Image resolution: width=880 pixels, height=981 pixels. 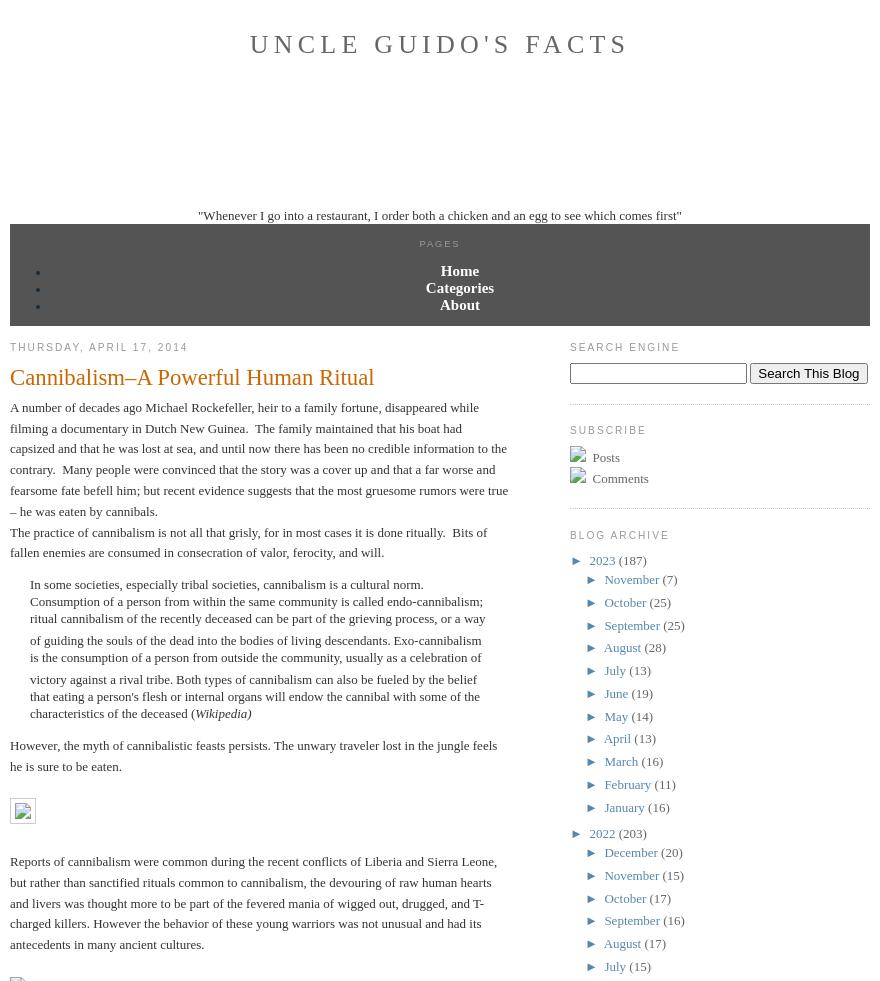 What do you see at coordinates (252, 755) in the screenshot?
I see `'However, the myth of cannibalistic feasts persists. The unwary traveler lost in the jungle feels he is sure to be eaten.'` at bounding box center [252, 755].